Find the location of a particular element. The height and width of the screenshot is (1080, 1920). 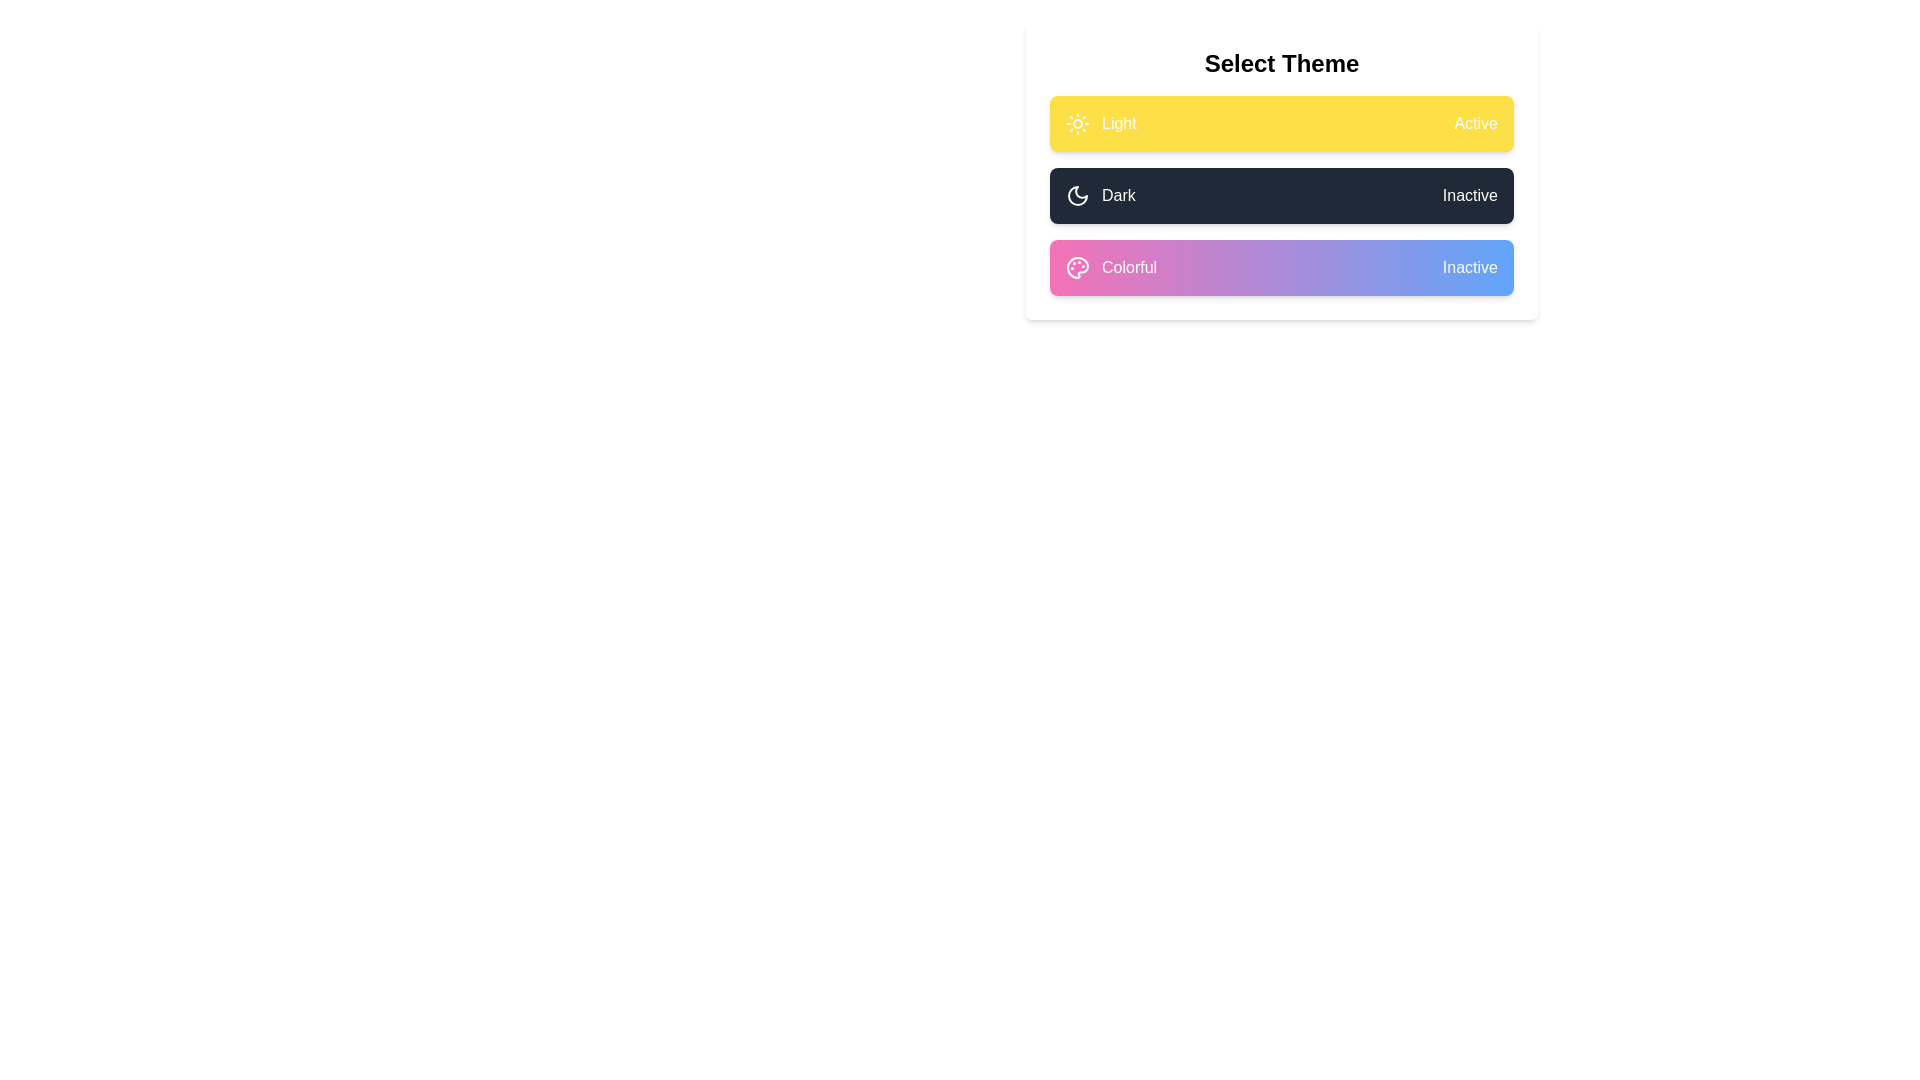

the label and icon for the theme Colorful is located at coordinates (1281, 266).